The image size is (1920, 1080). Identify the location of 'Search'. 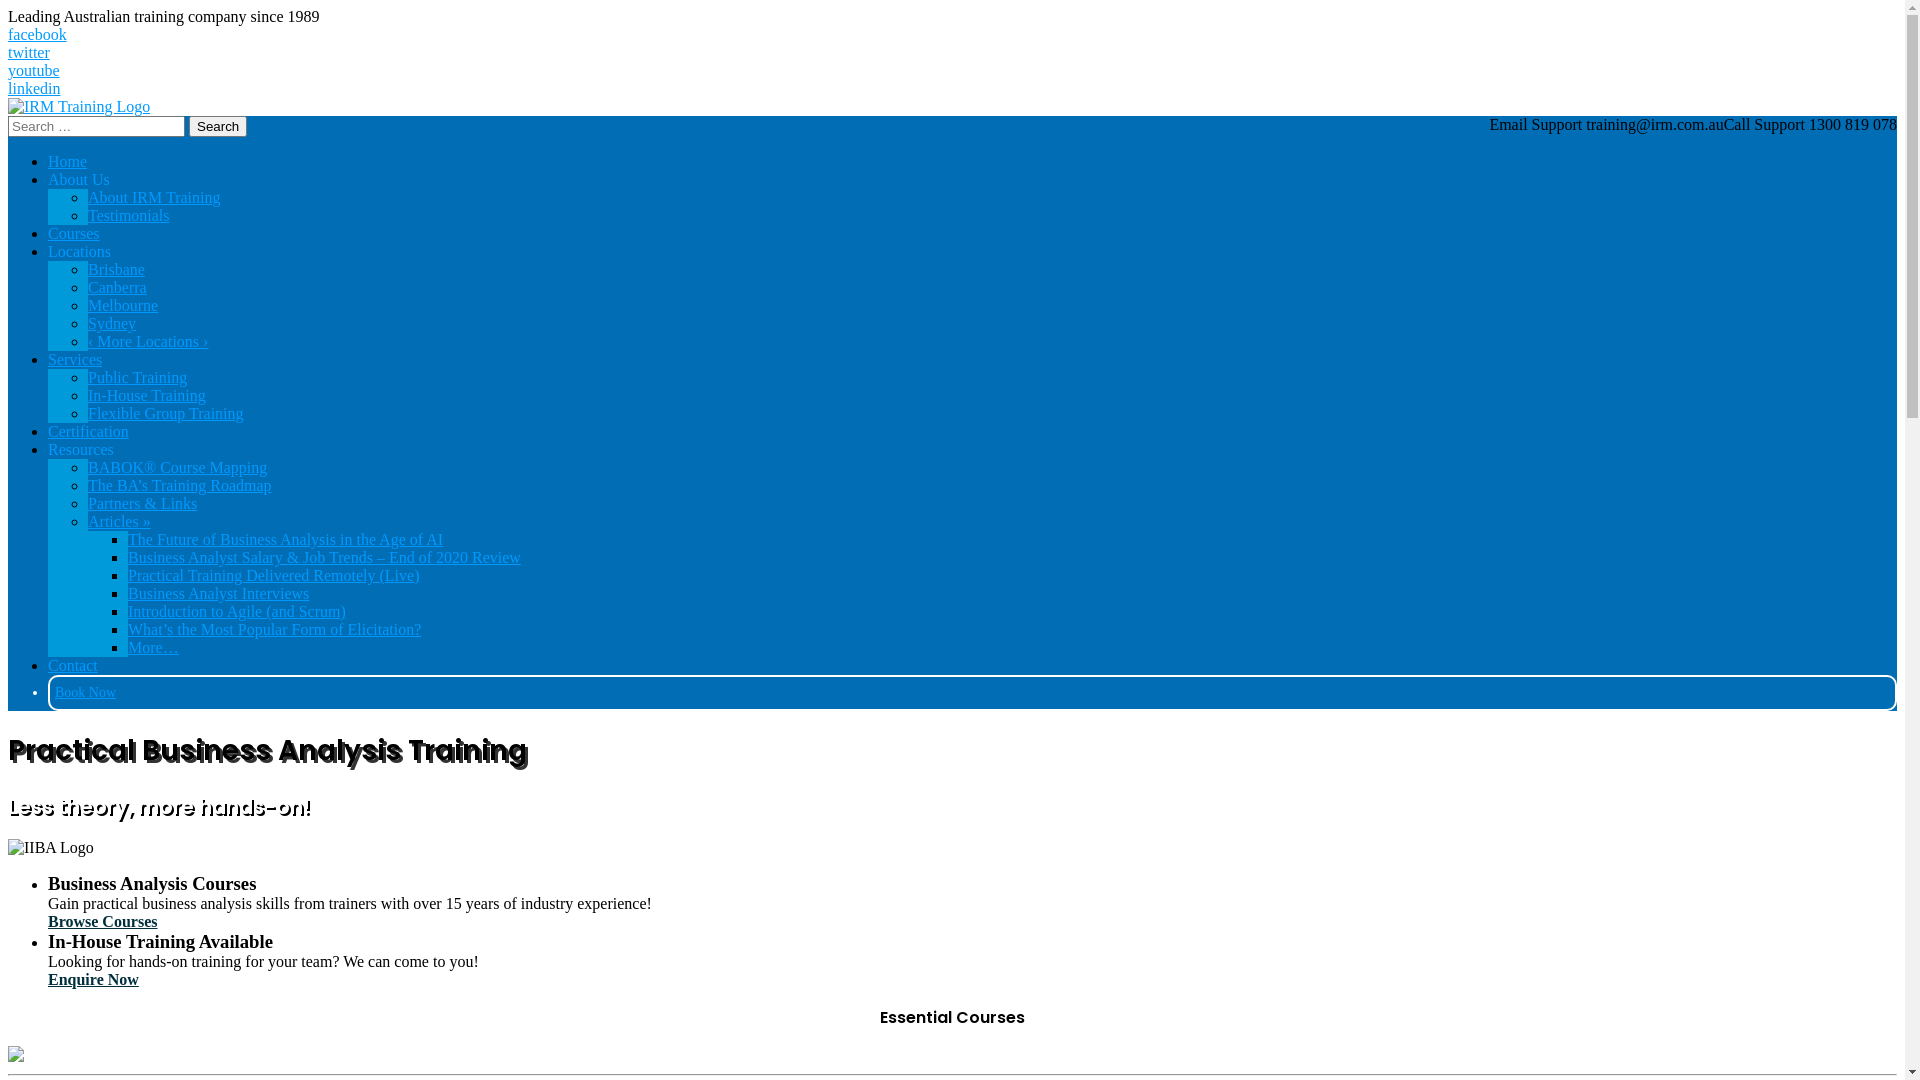
(217, 126).